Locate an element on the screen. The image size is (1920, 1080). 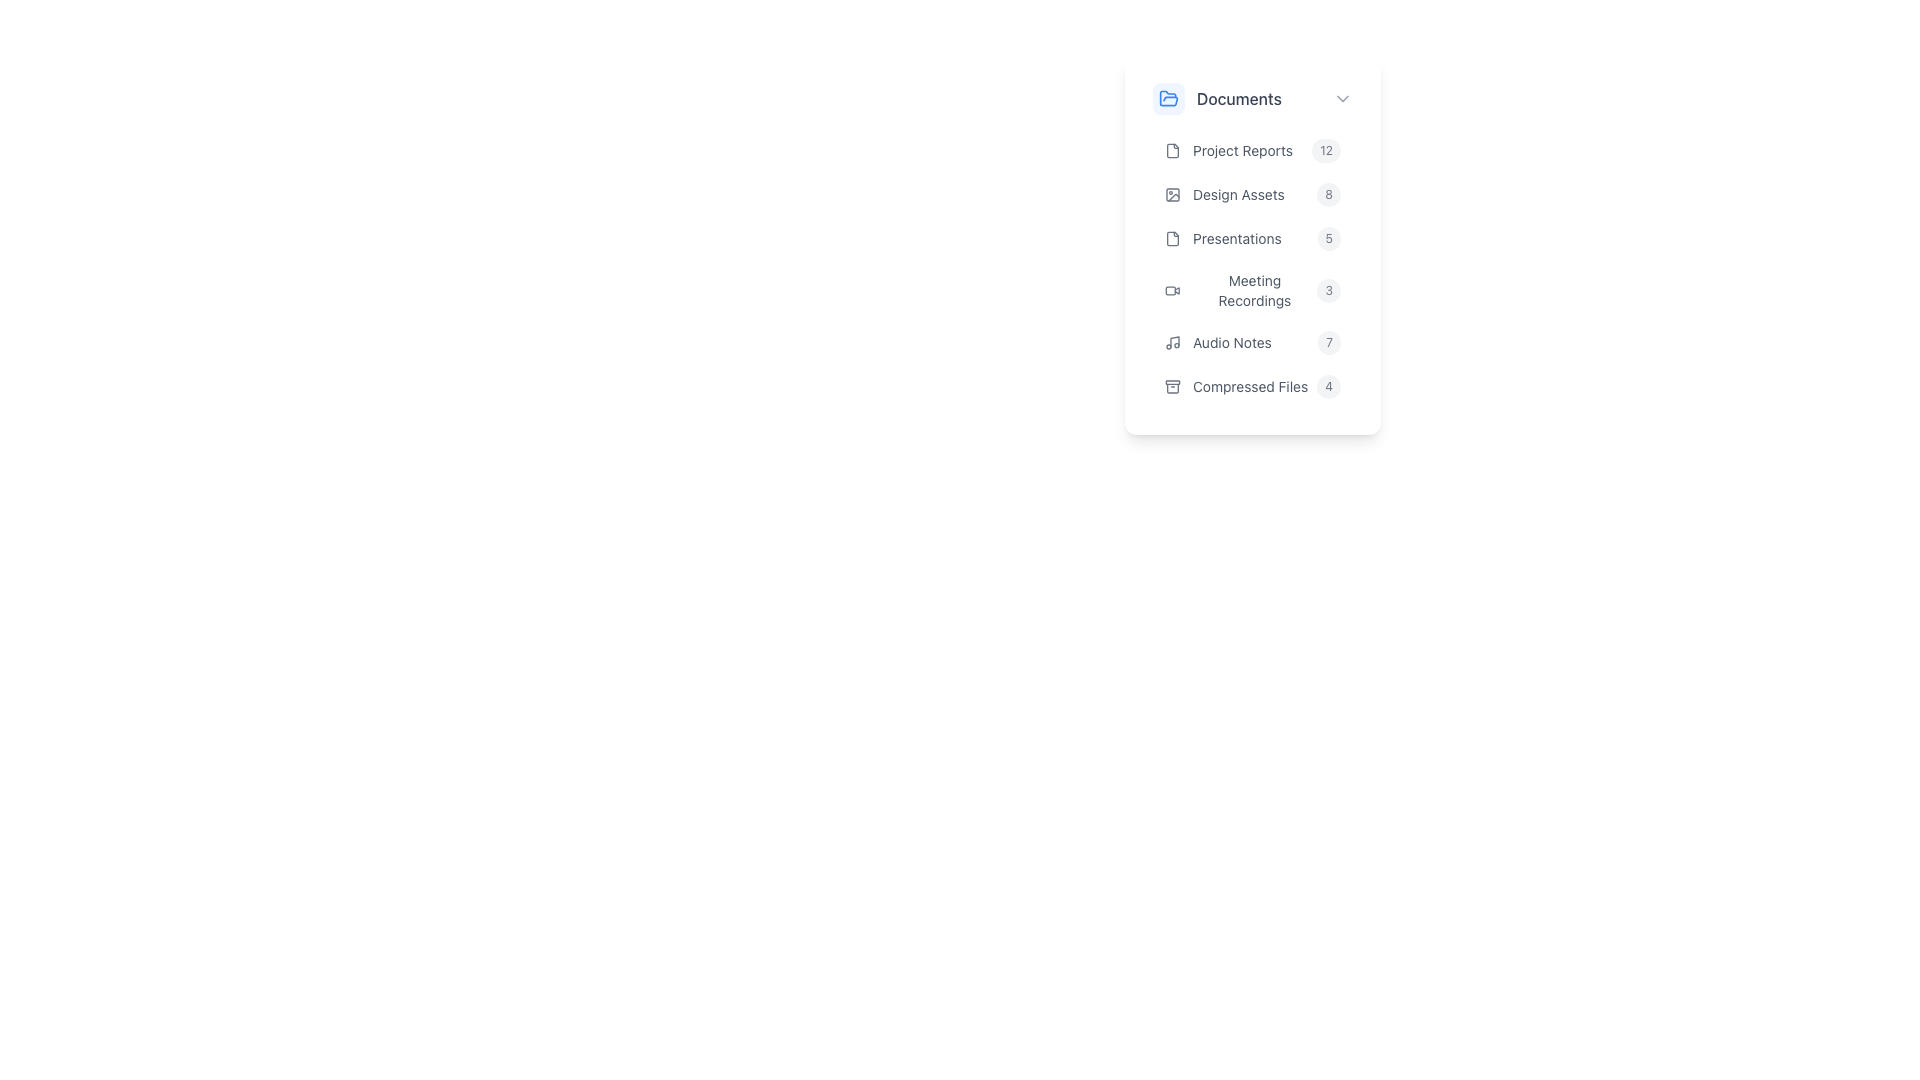
the 'Documents' label with a blue folder icon is located at coordinates (1242, 99).